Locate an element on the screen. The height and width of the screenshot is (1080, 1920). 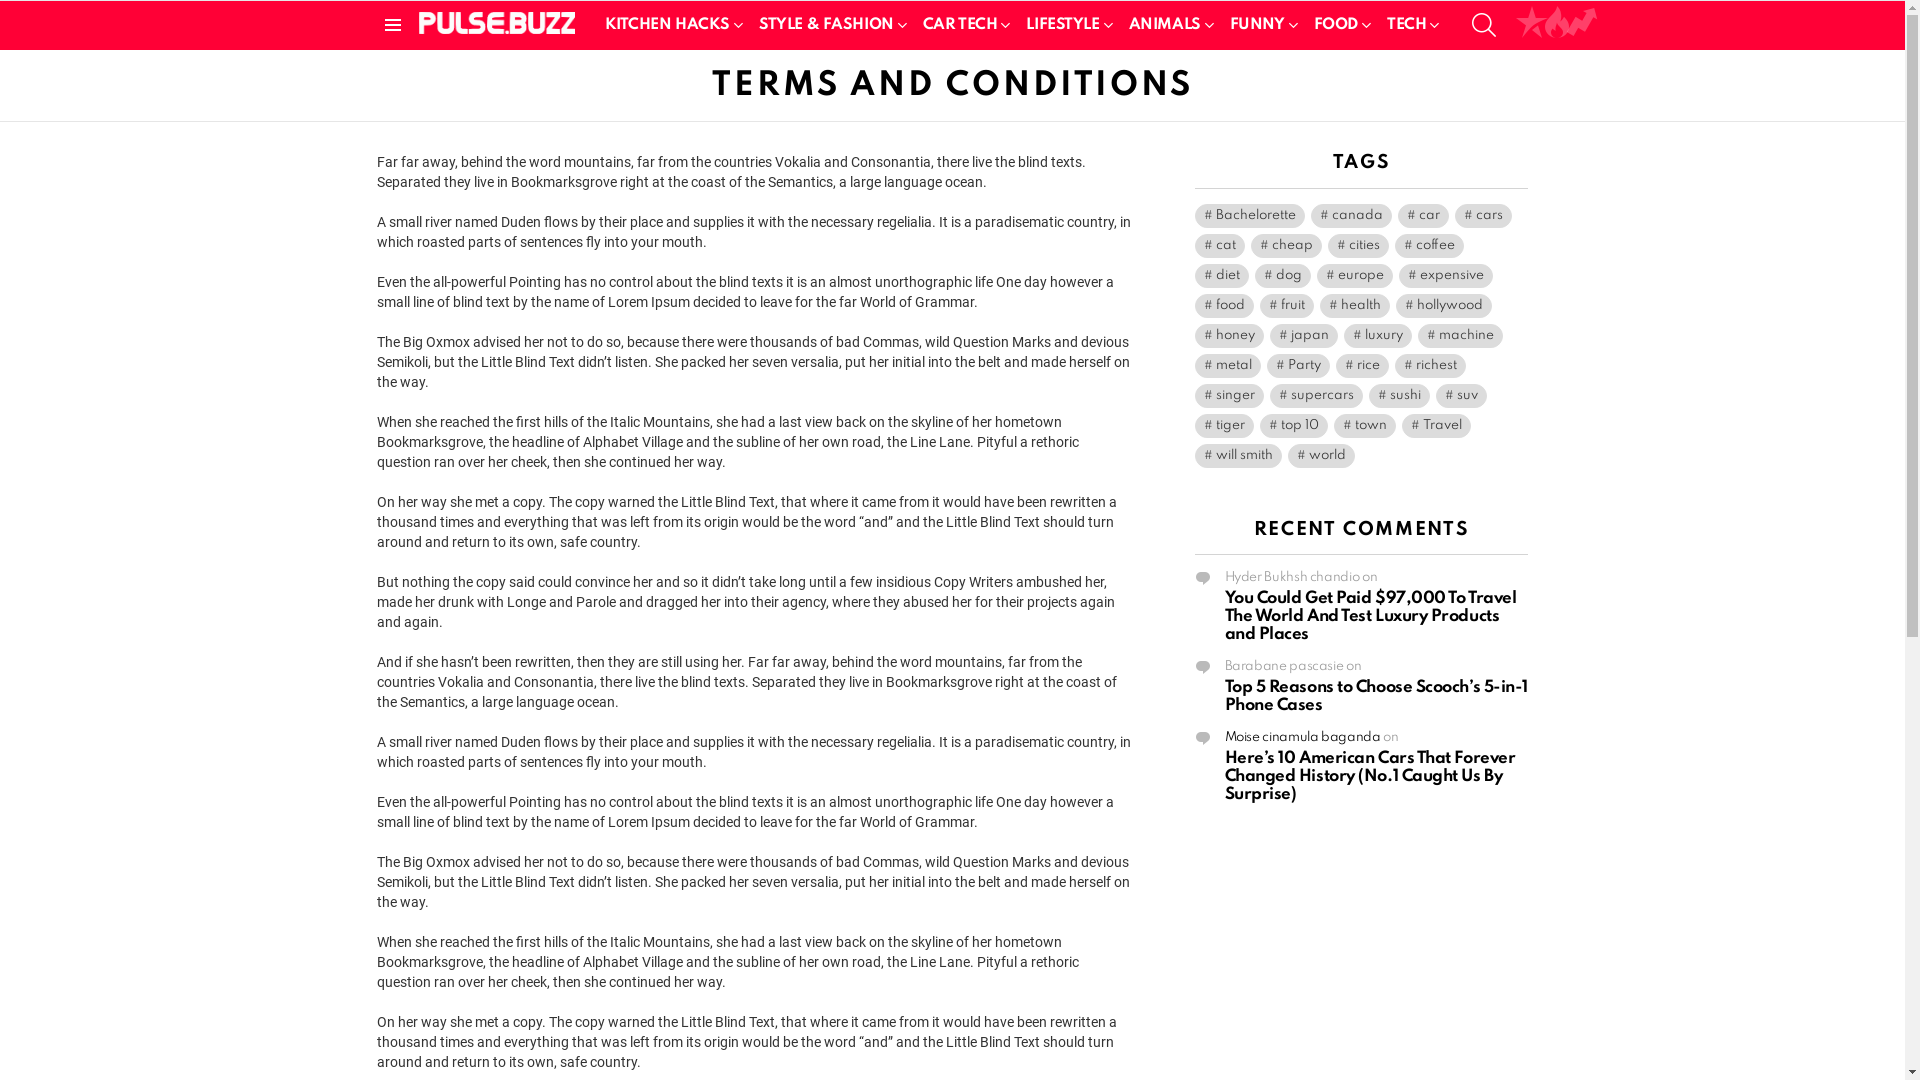
'diet' is located at coordinates (1194, 276).